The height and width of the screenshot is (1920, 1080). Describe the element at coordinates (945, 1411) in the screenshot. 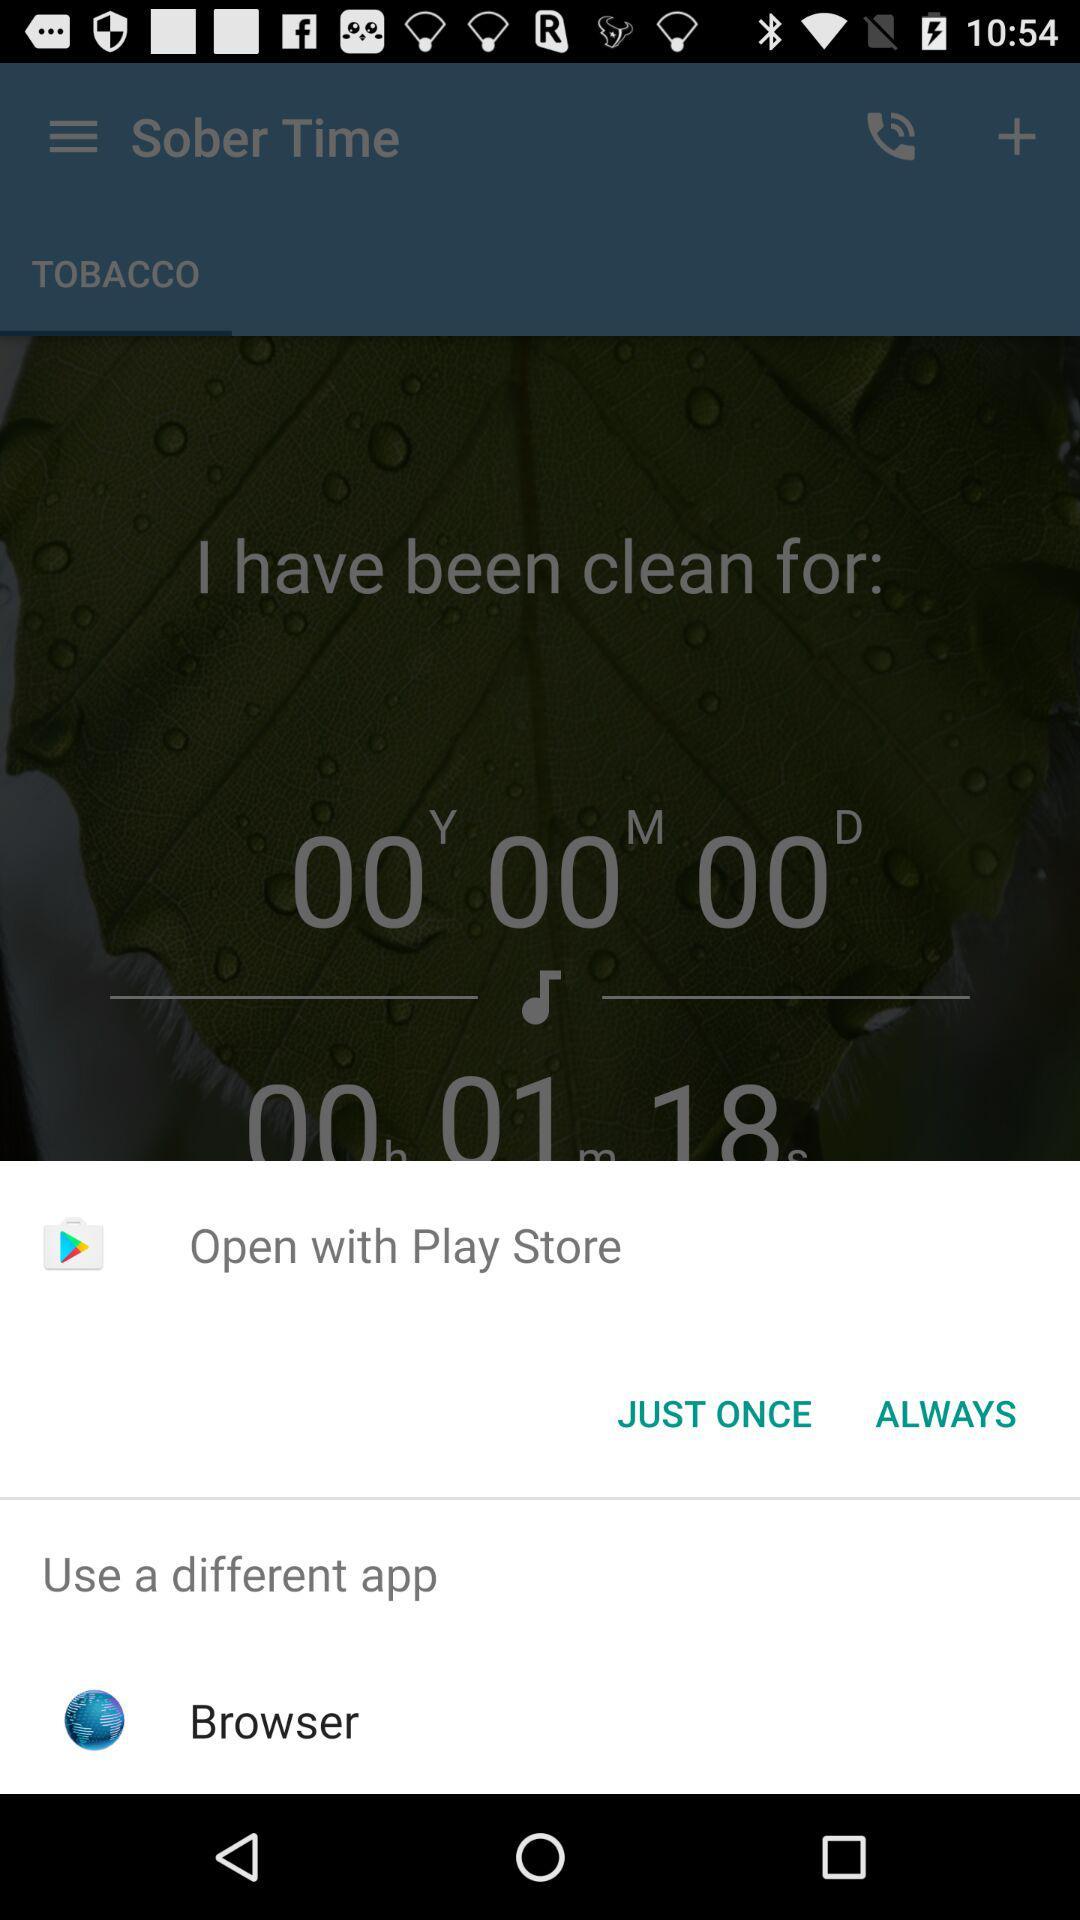

I see `the icon to the right of just once` at that location.